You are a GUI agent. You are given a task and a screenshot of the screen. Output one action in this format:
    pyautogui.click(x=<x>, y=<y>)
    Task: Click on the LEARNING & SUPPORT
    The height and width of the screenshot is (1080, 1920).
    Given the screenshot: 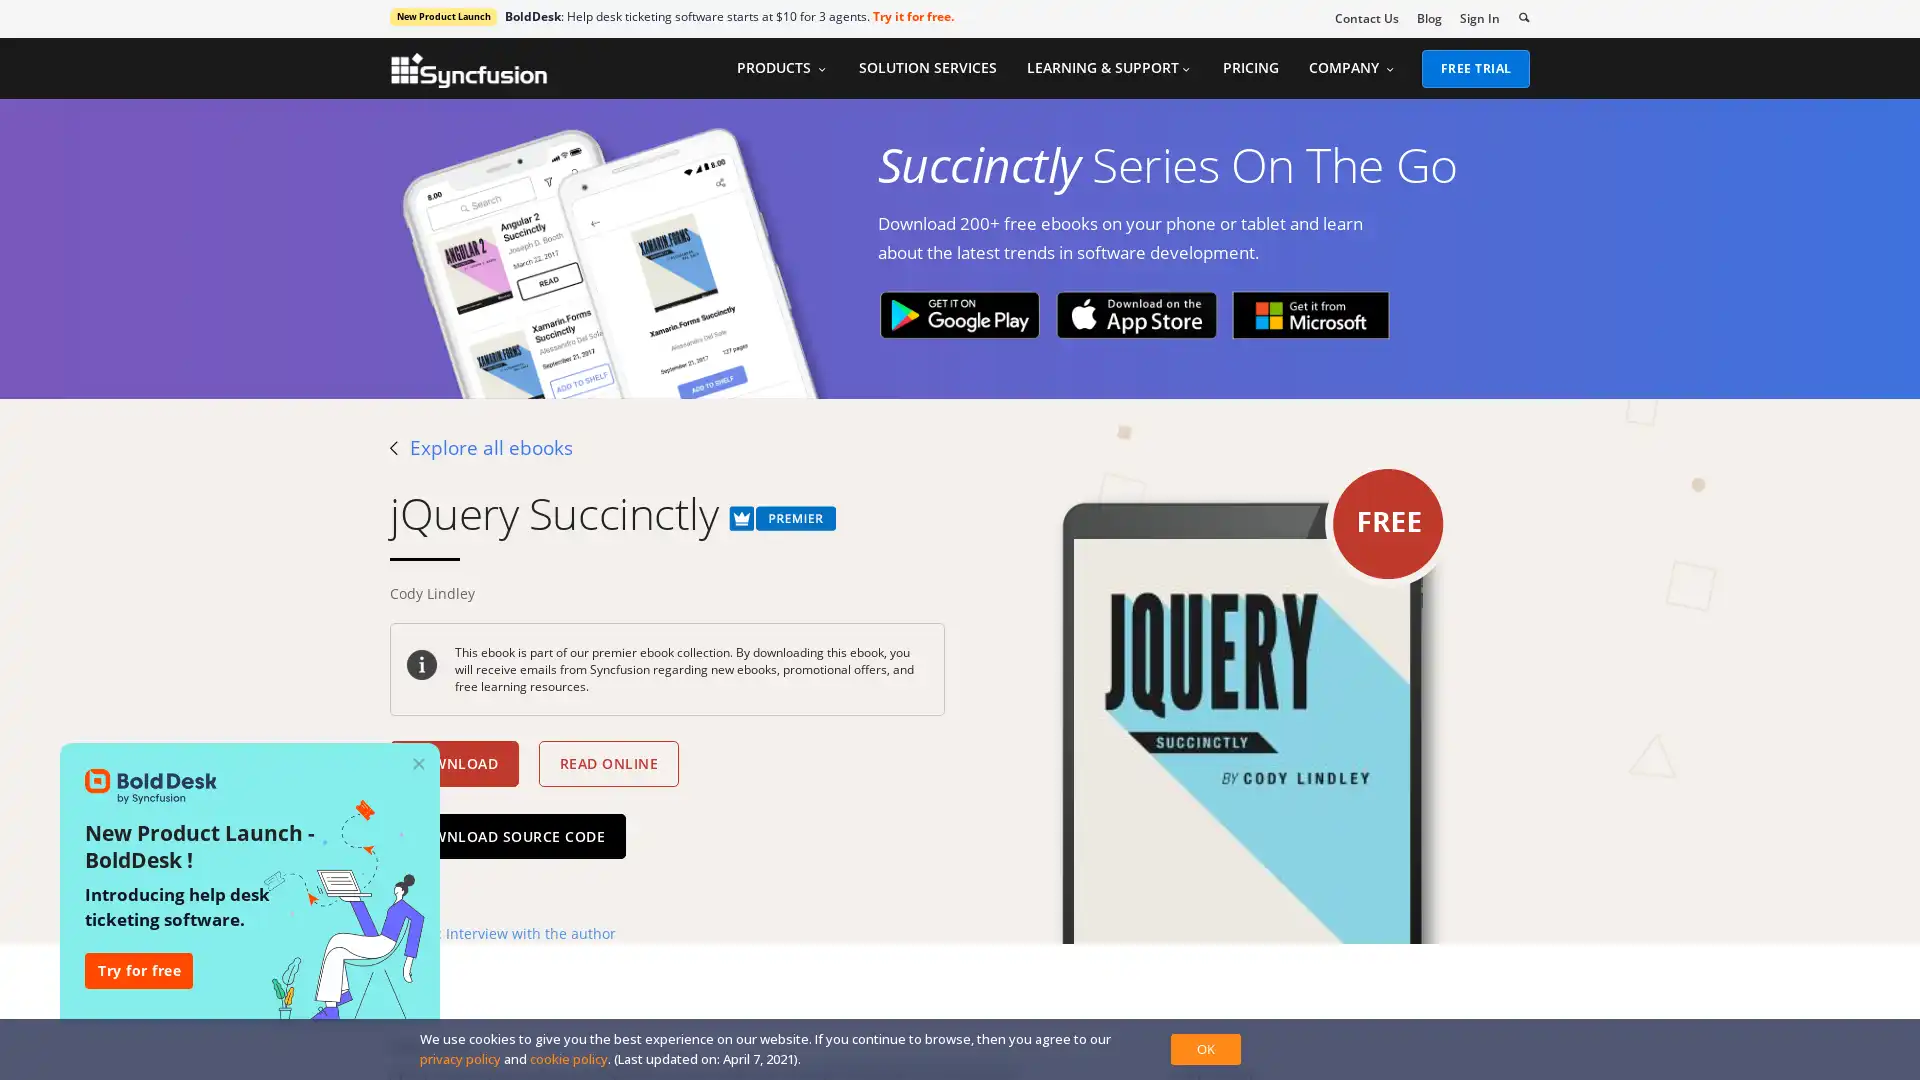 What is the action you would take?
    pyautogui.click(x=1107, y=67)
    